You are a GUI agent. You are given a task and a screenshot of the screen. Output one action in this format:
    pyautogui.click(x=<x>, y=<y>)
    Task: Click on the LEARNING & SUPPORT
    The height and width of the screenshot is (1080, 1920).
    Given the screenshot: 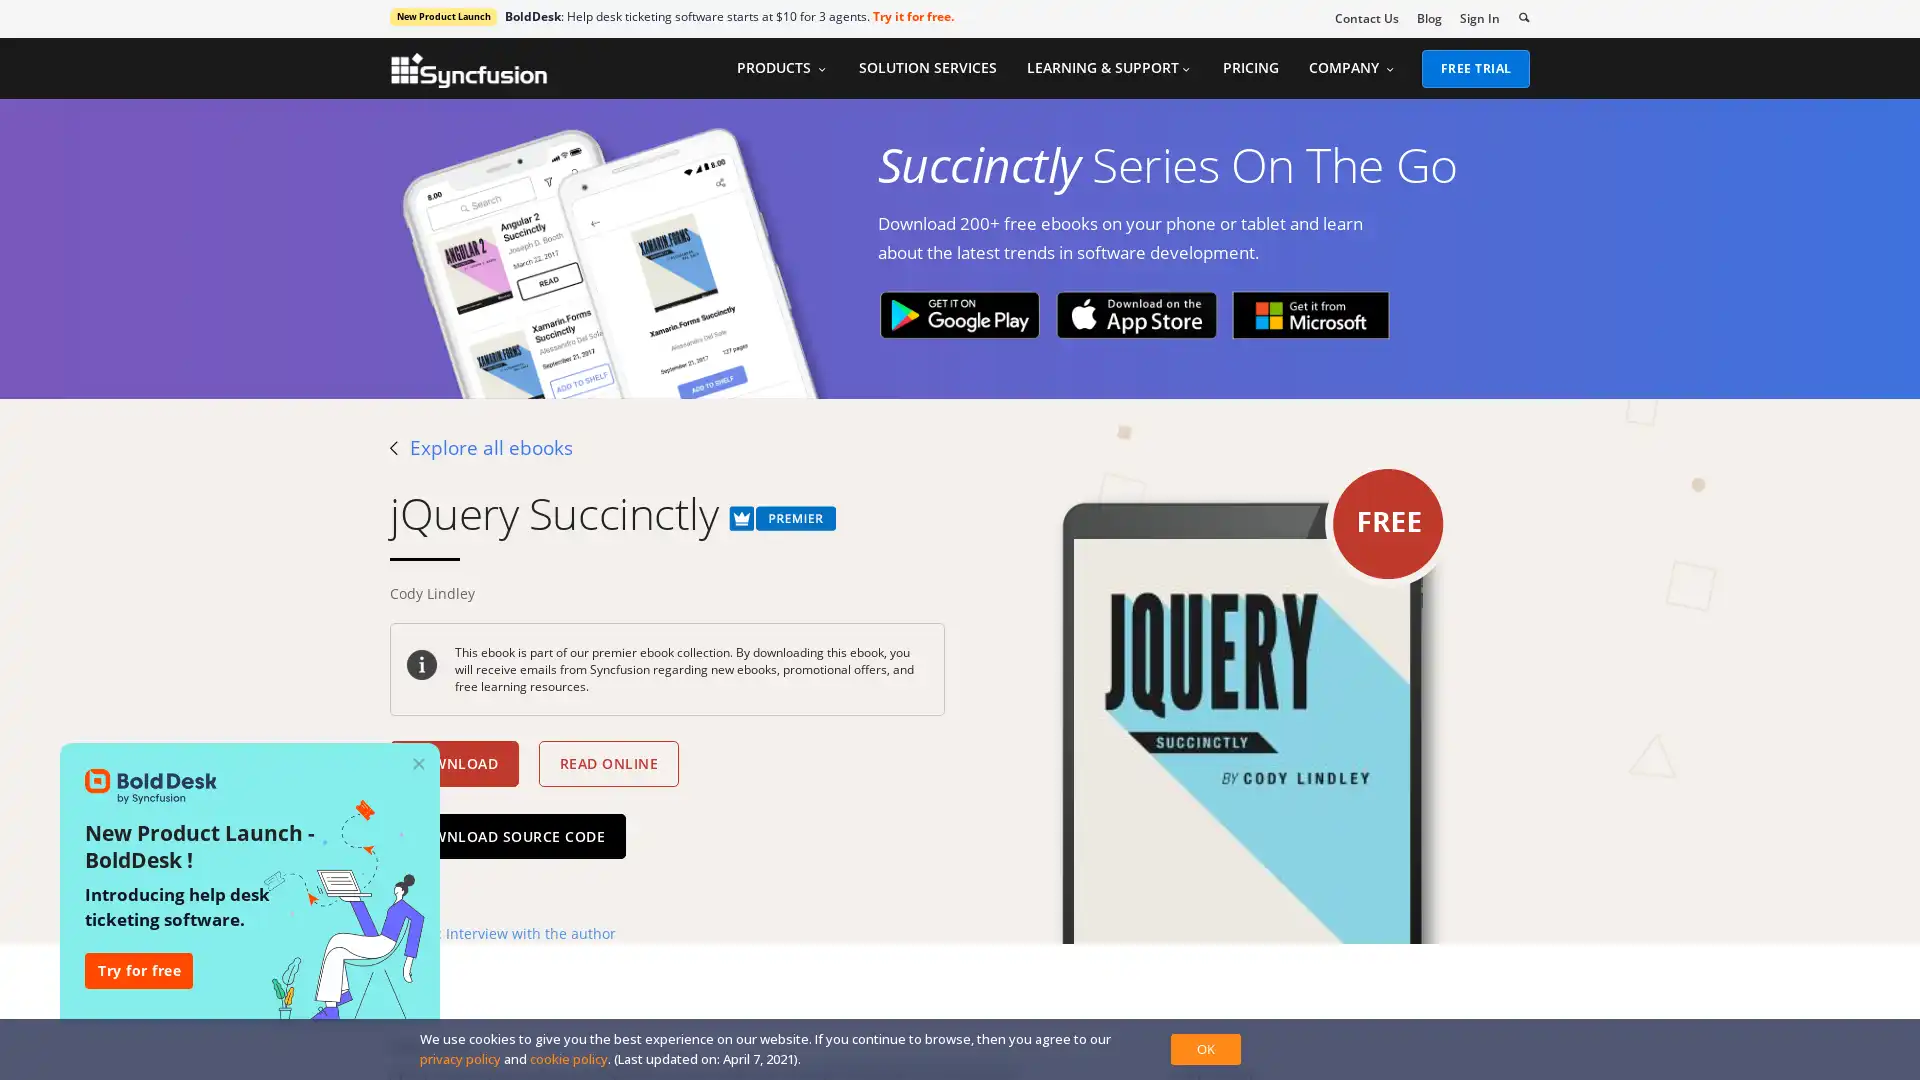 What is the action you would take?
    pyautogui.click(x=1107, y=67)
    